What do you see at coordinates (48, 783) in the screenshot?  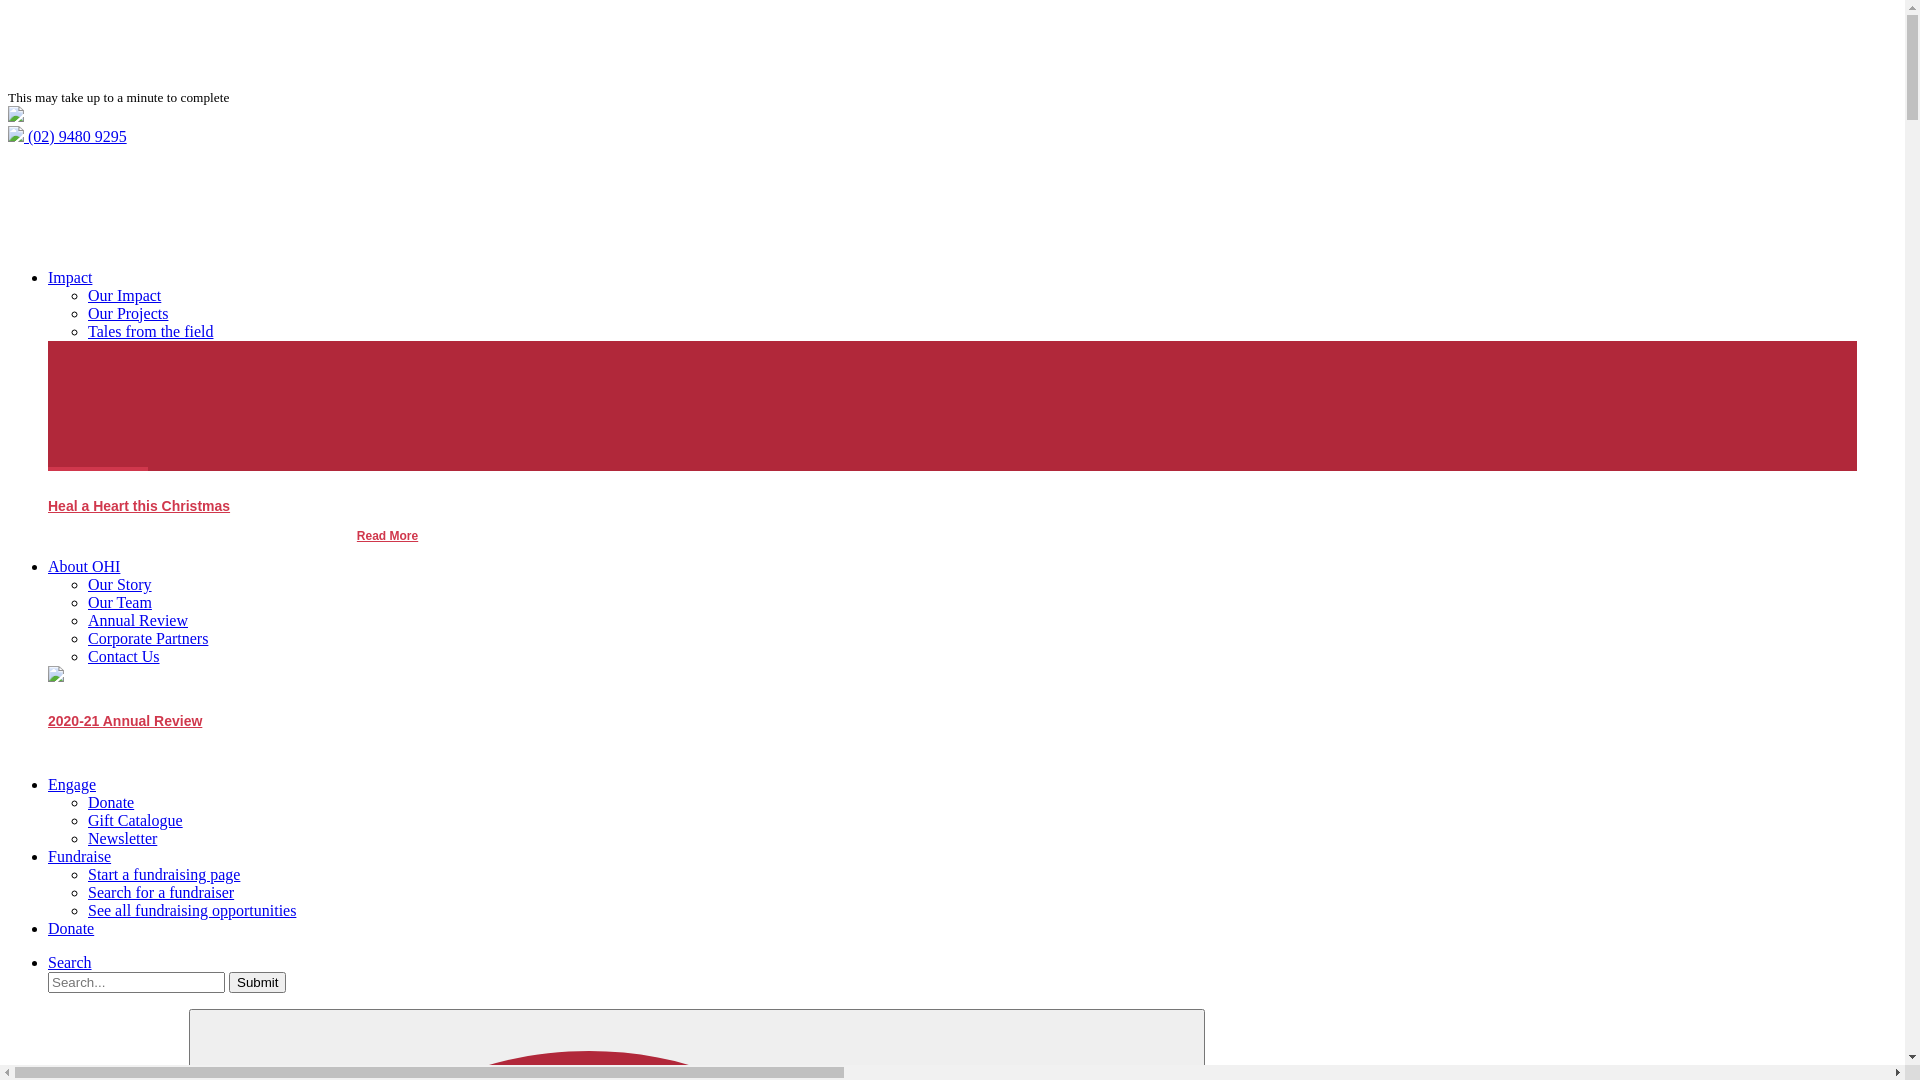 I see `'Engage'` at bounding box center [48, 783].